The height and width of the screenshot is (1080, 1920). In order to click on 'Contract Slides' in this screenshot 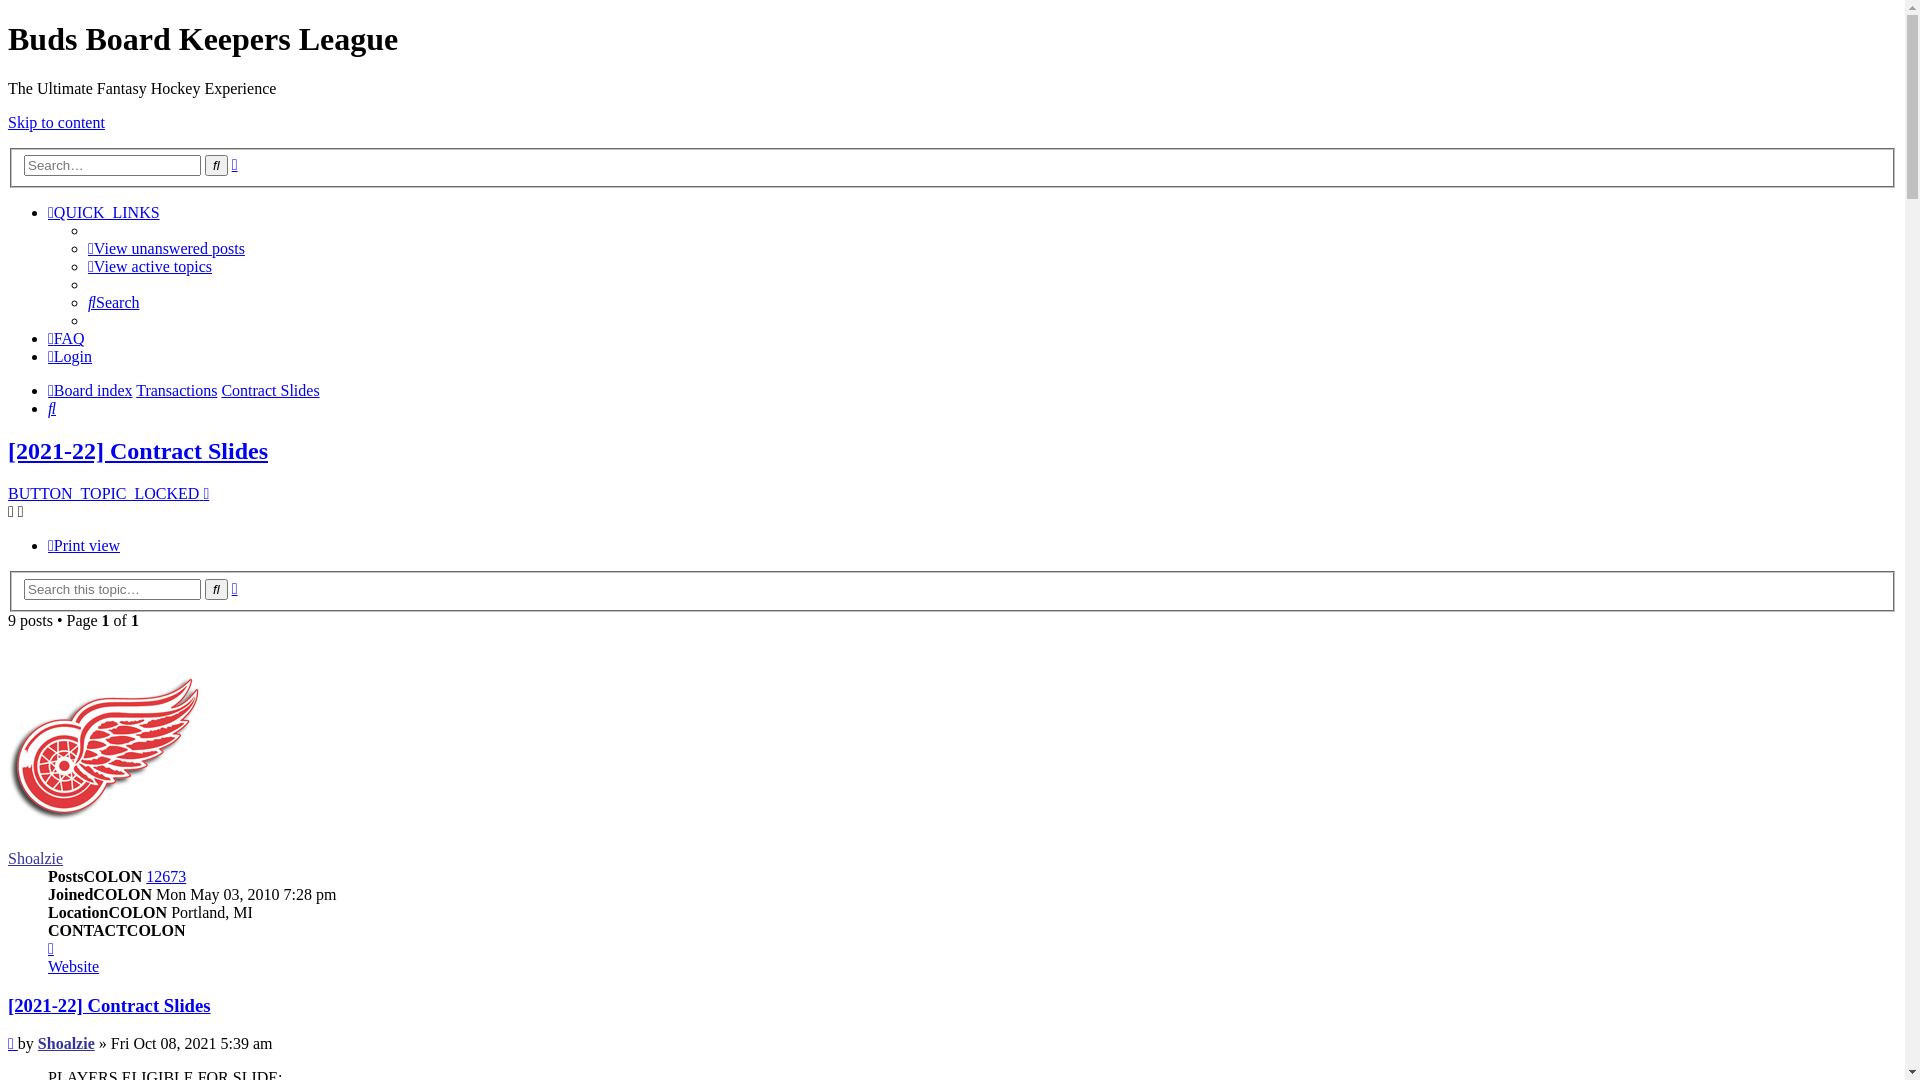, I will do `click(268, 390)`.